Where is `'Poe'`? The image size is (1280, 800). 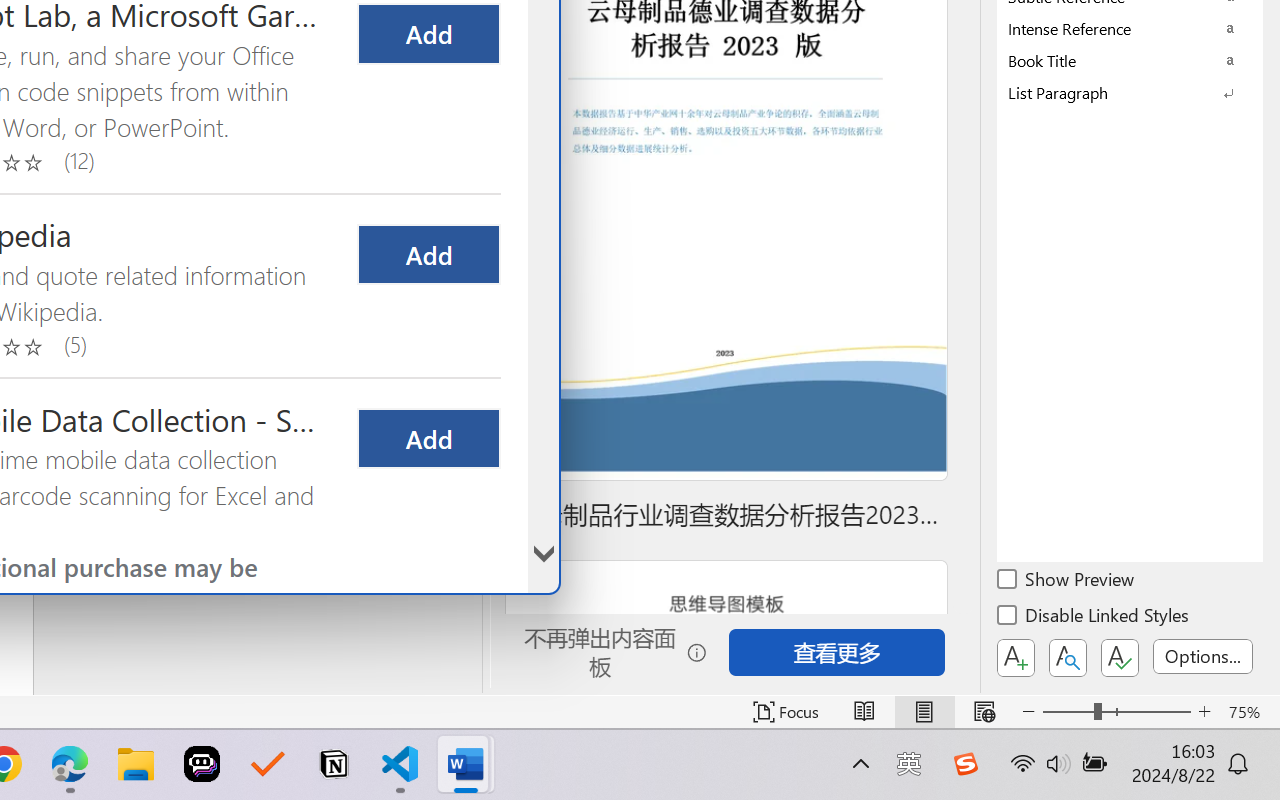 'Poe' is located at coordinates (202, 764).